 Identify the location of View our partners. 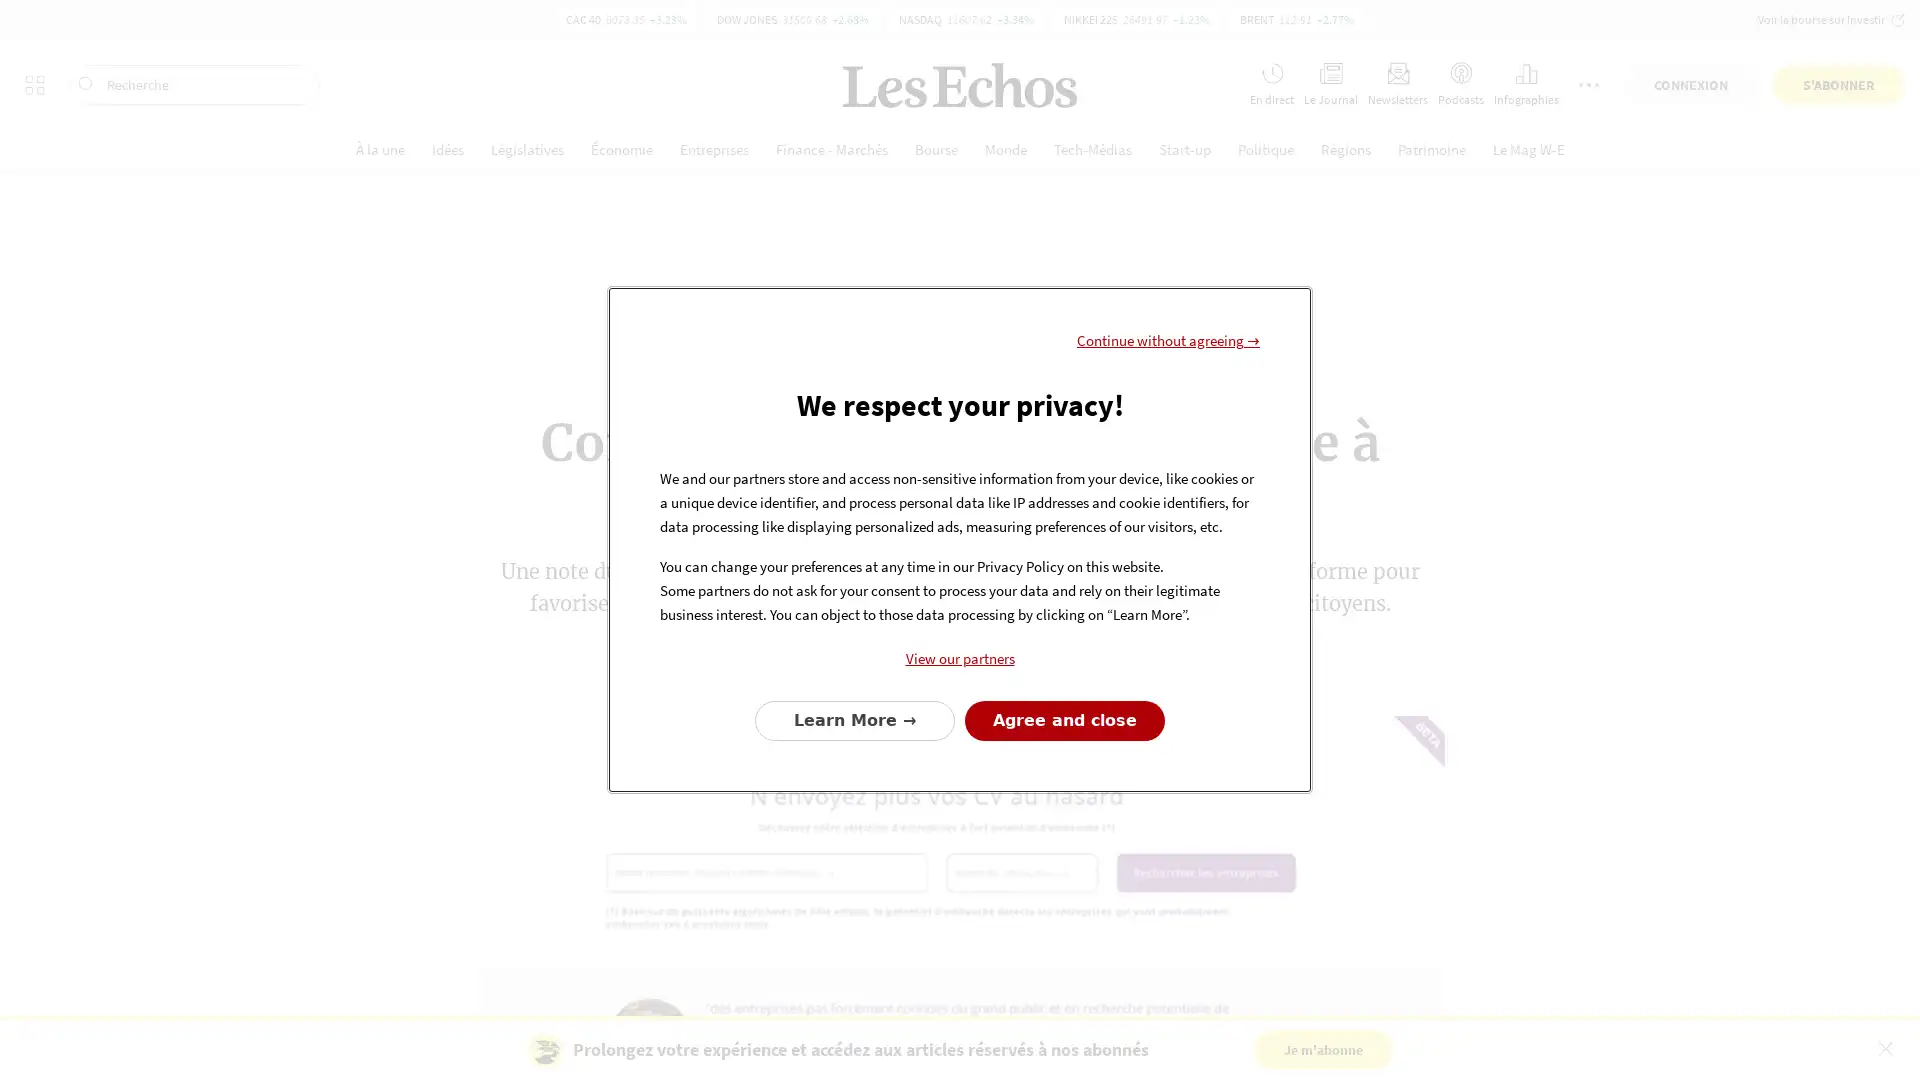
(960, 658).